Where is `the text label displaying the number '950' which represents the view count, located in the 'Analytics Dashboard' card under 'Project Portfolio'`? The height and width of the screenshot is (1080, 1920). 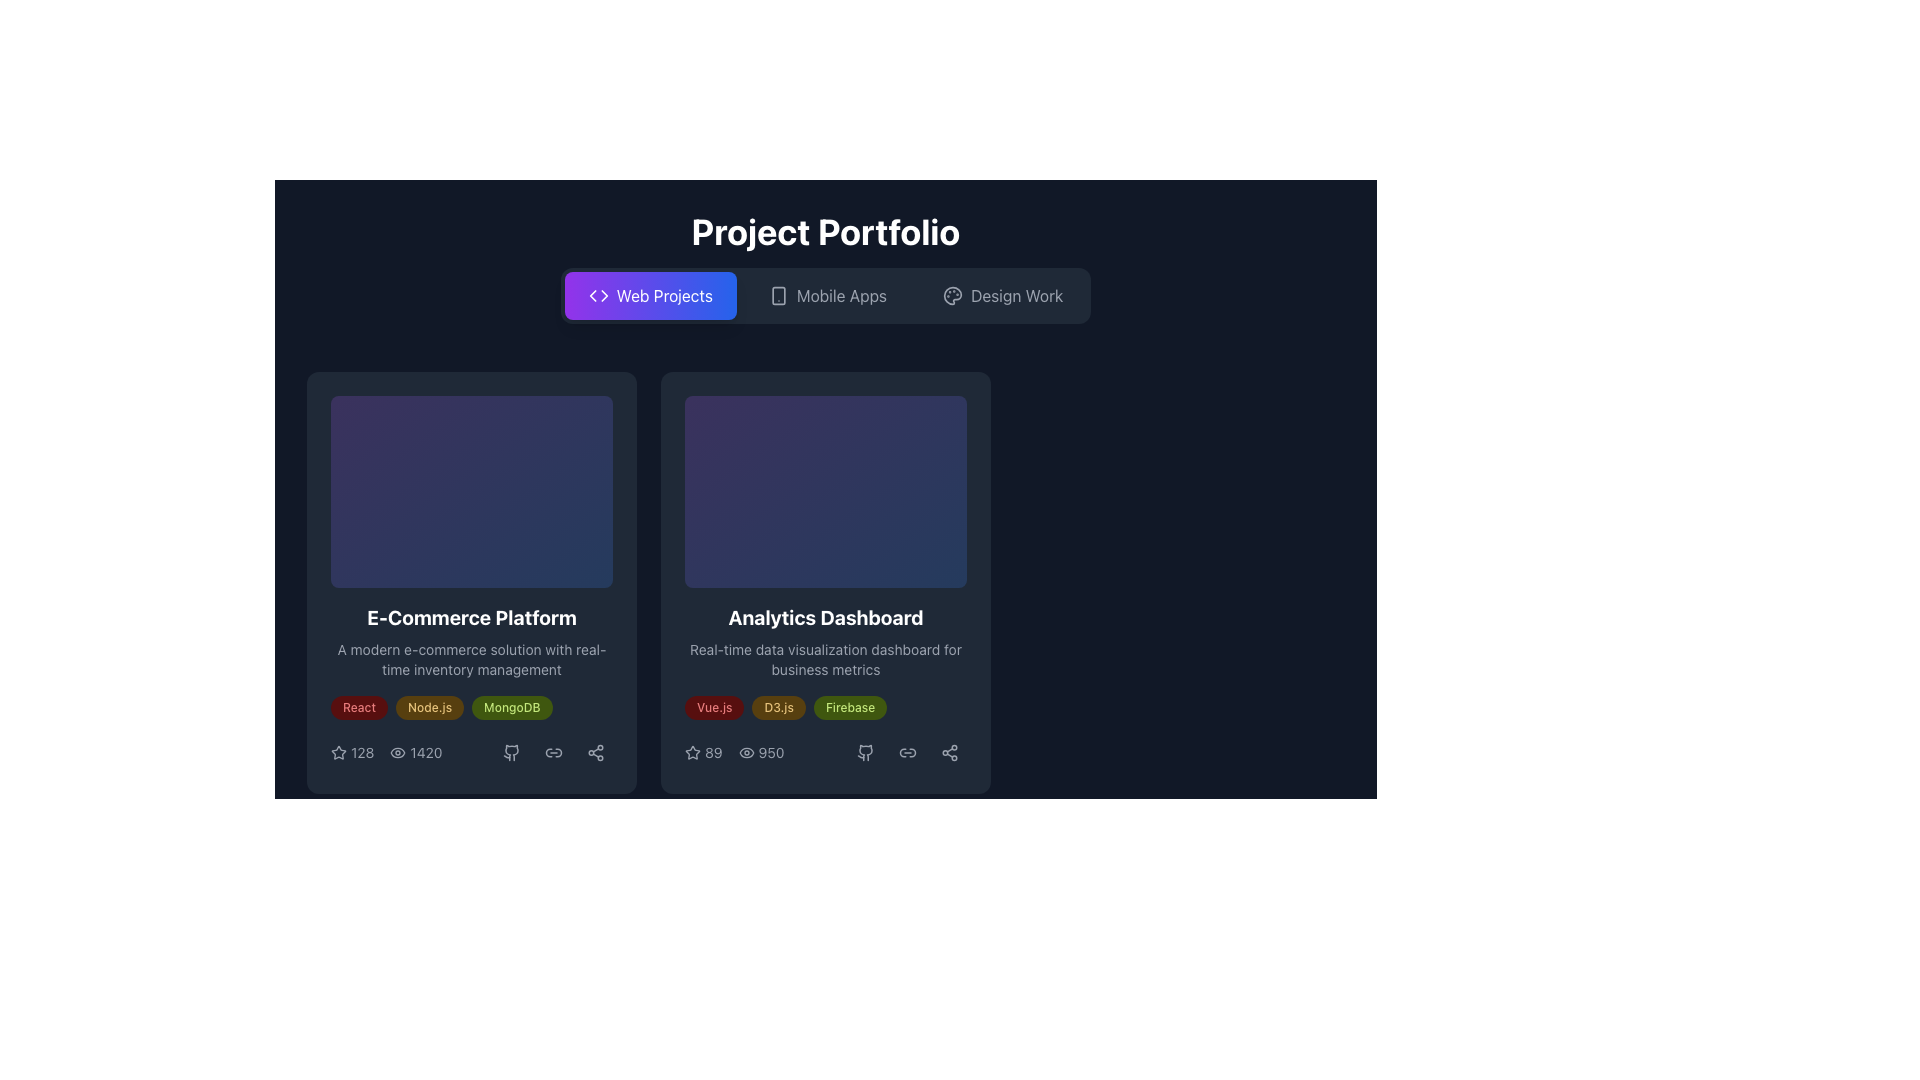 the text label displaying the number '950' which represents the view count, located in the 'Analytics Dashboard' card under 'Project Portfolio' is located at coordinates (760, 752).